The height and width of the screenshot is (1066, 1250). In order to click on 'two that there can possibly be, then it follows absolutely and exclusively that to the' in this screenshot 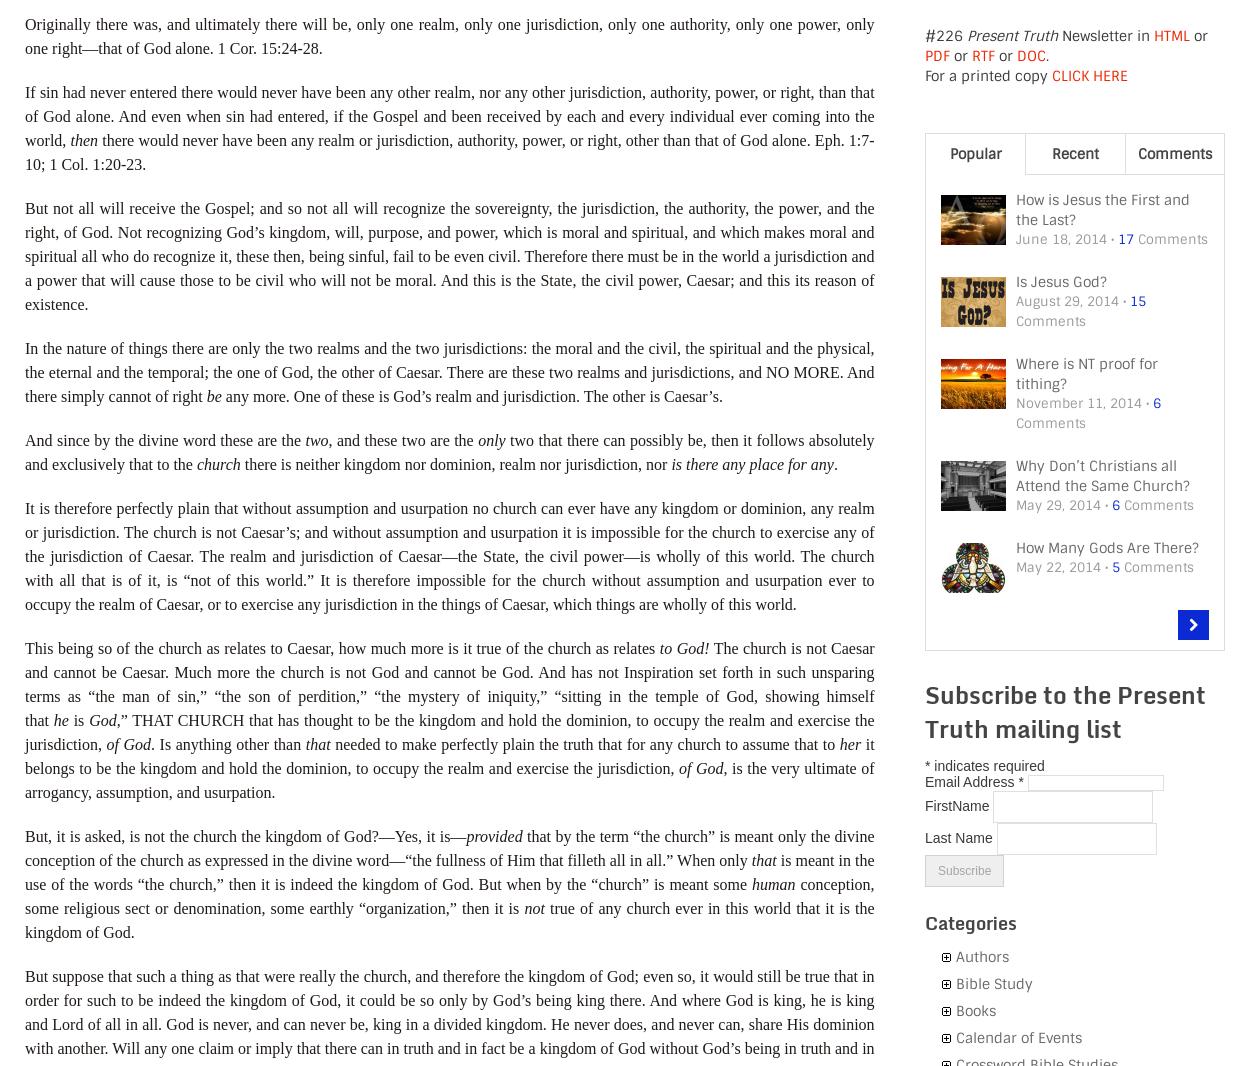, I will do `click(448, 451)`.